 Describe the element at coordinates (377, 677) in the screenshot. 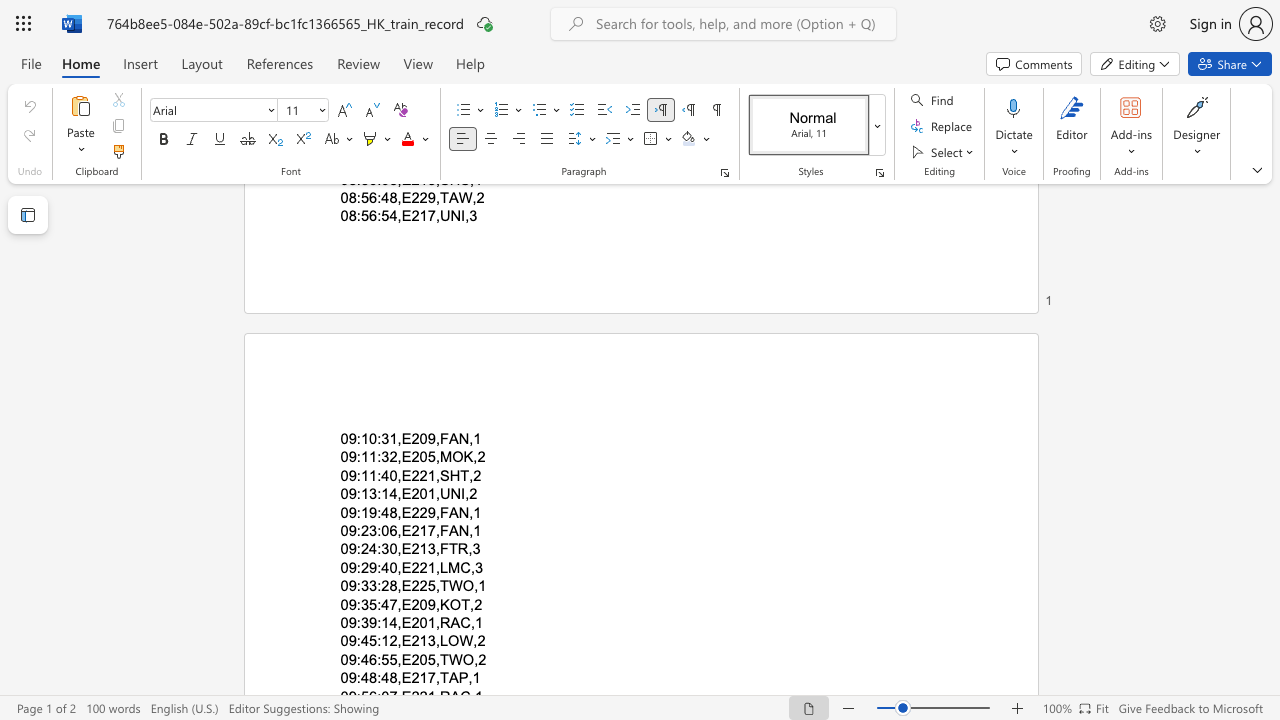

I see `the subset text ":48,E2" within the text "09:48:48,E217,TAP,1"` at that location.